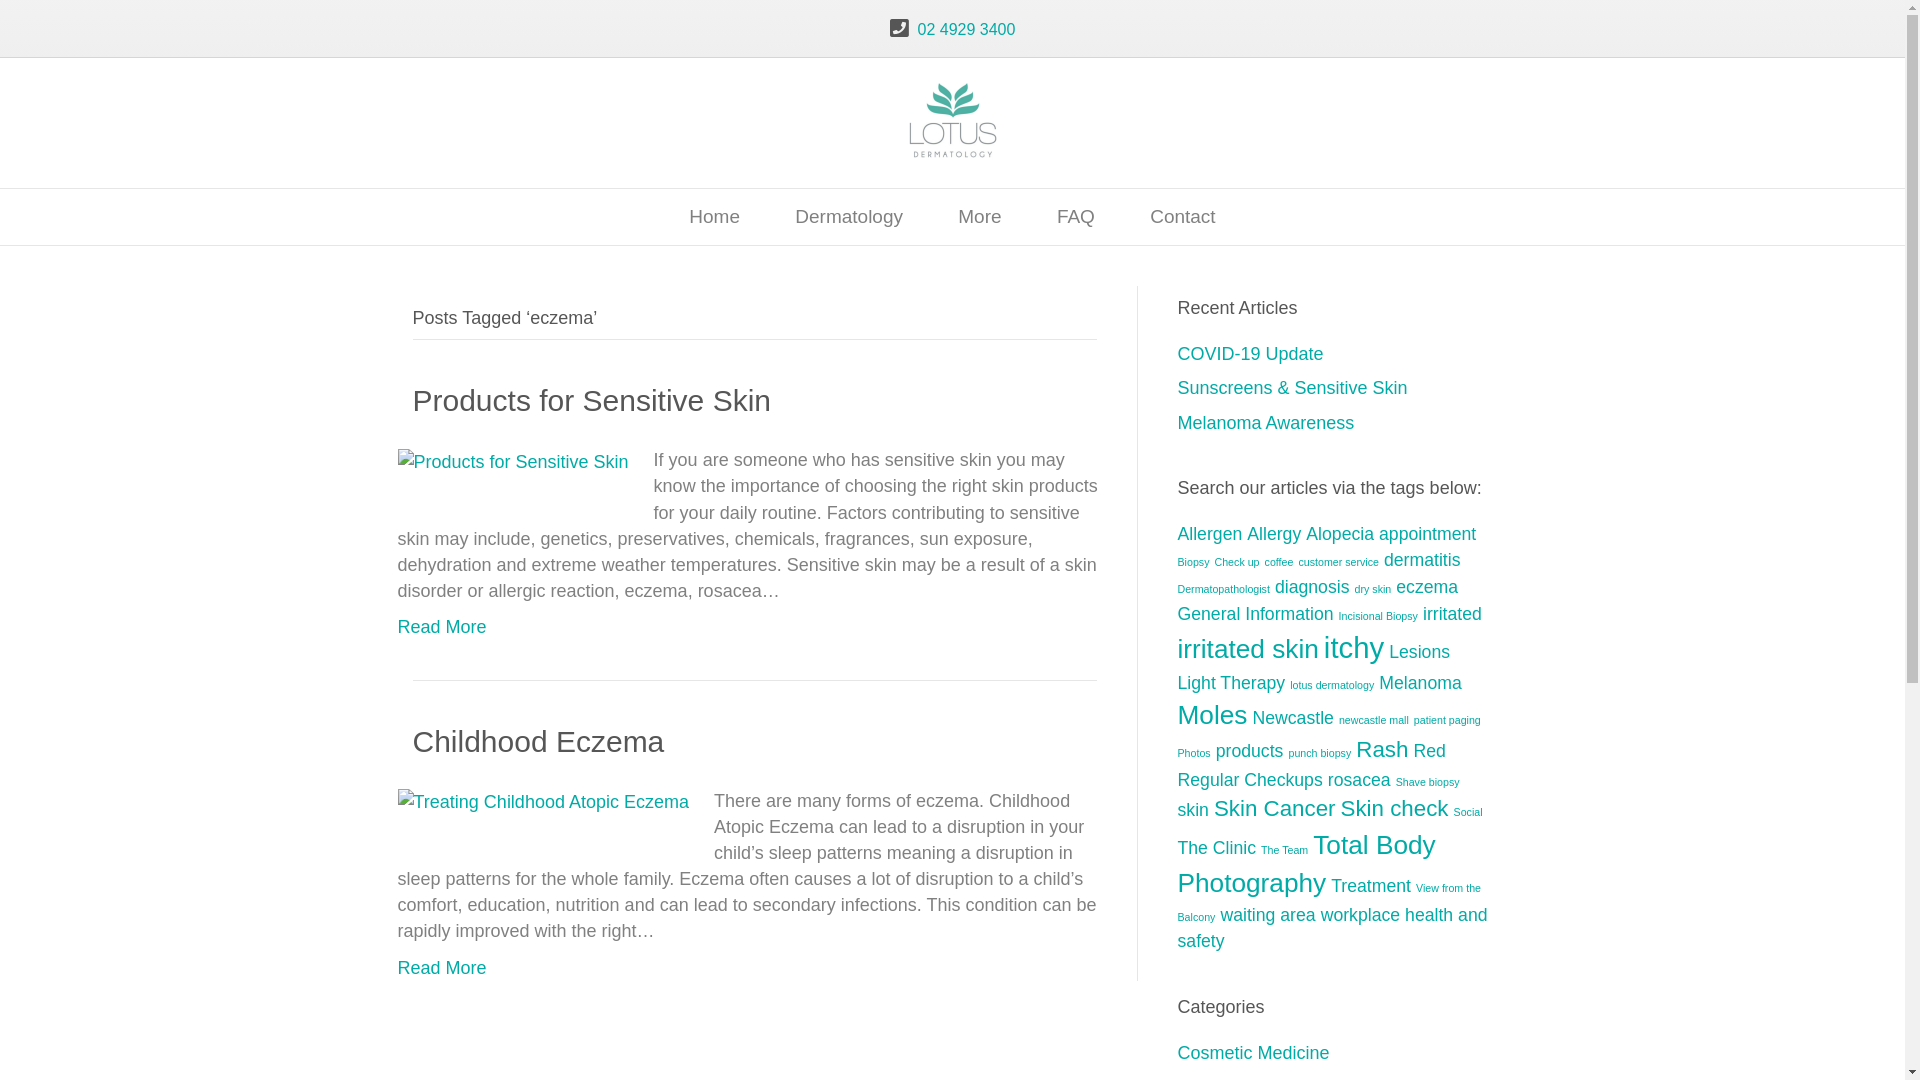 This screenshot has width=1920, height=1080. I want to click on 'Read More', so click(441, 967).